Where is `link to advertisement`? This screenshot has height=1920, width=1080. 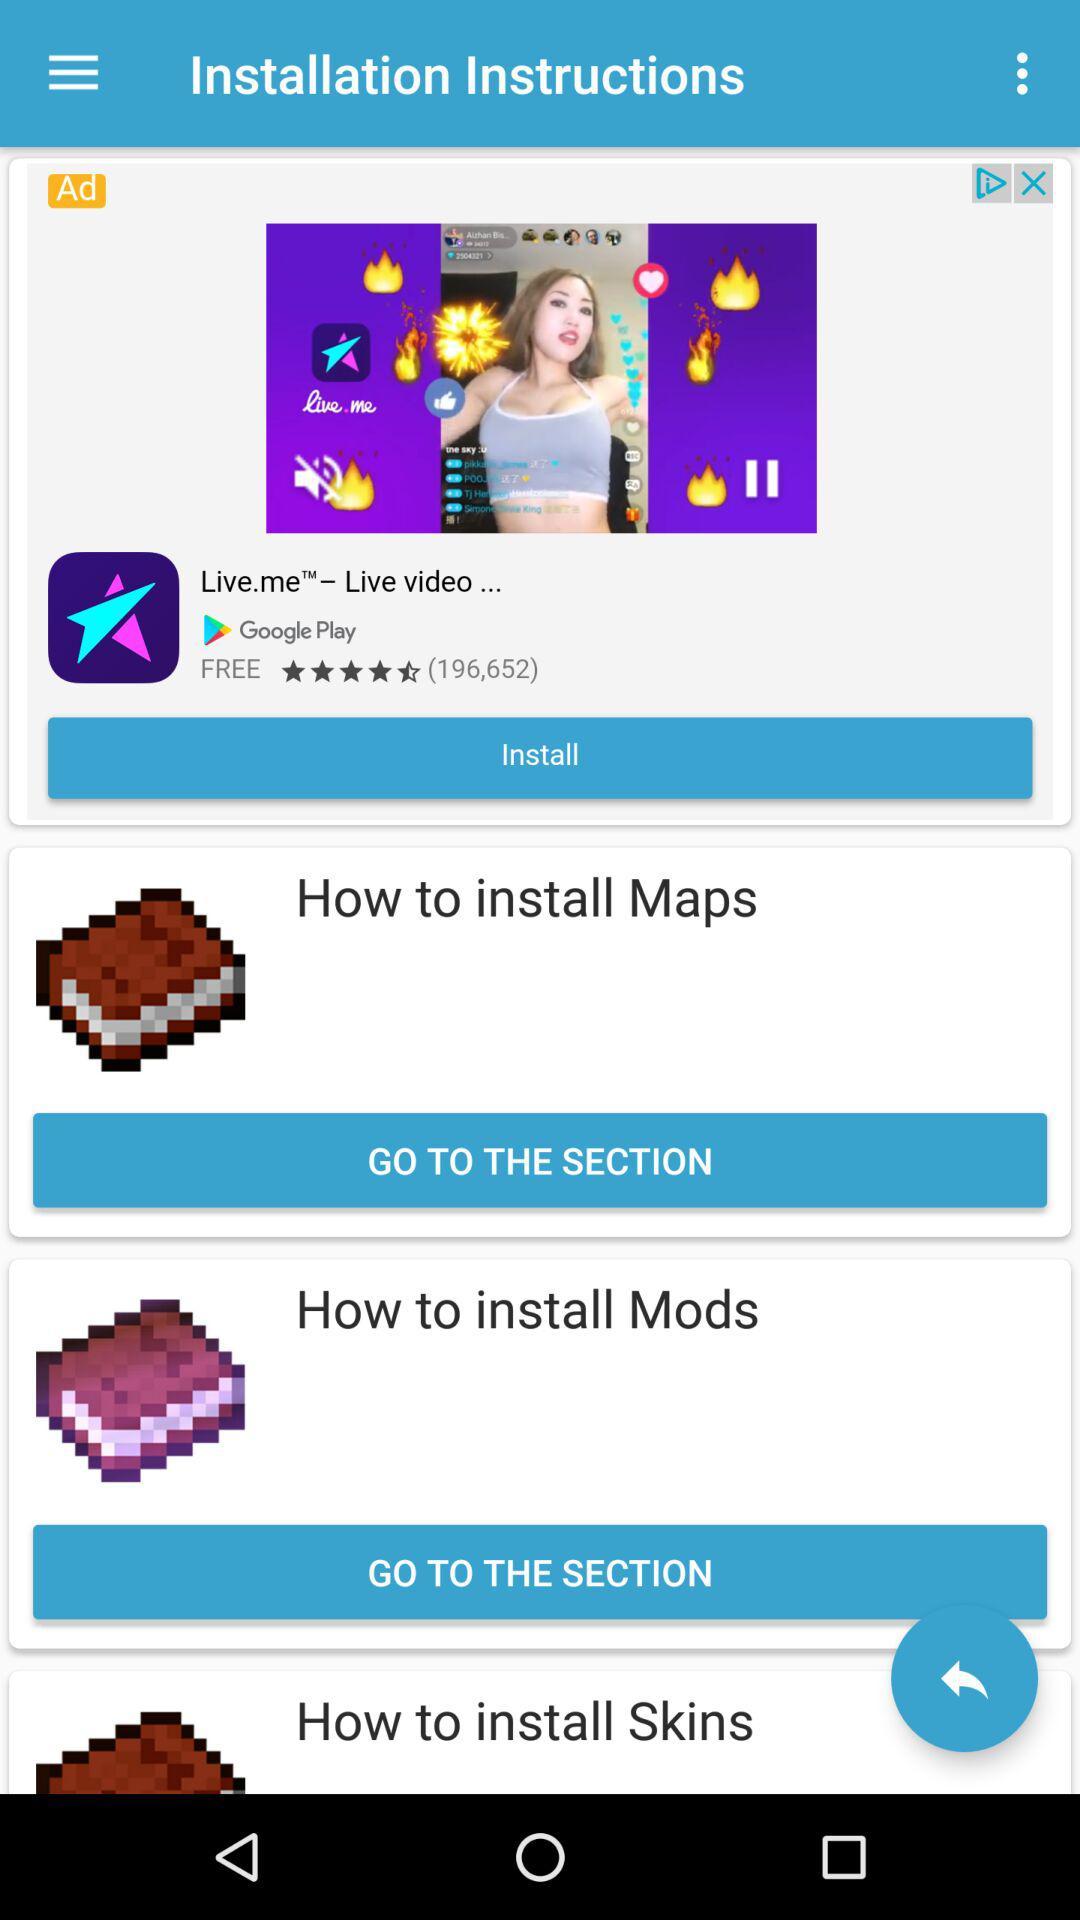 link to advertisement is located at coordinates (540, 491).